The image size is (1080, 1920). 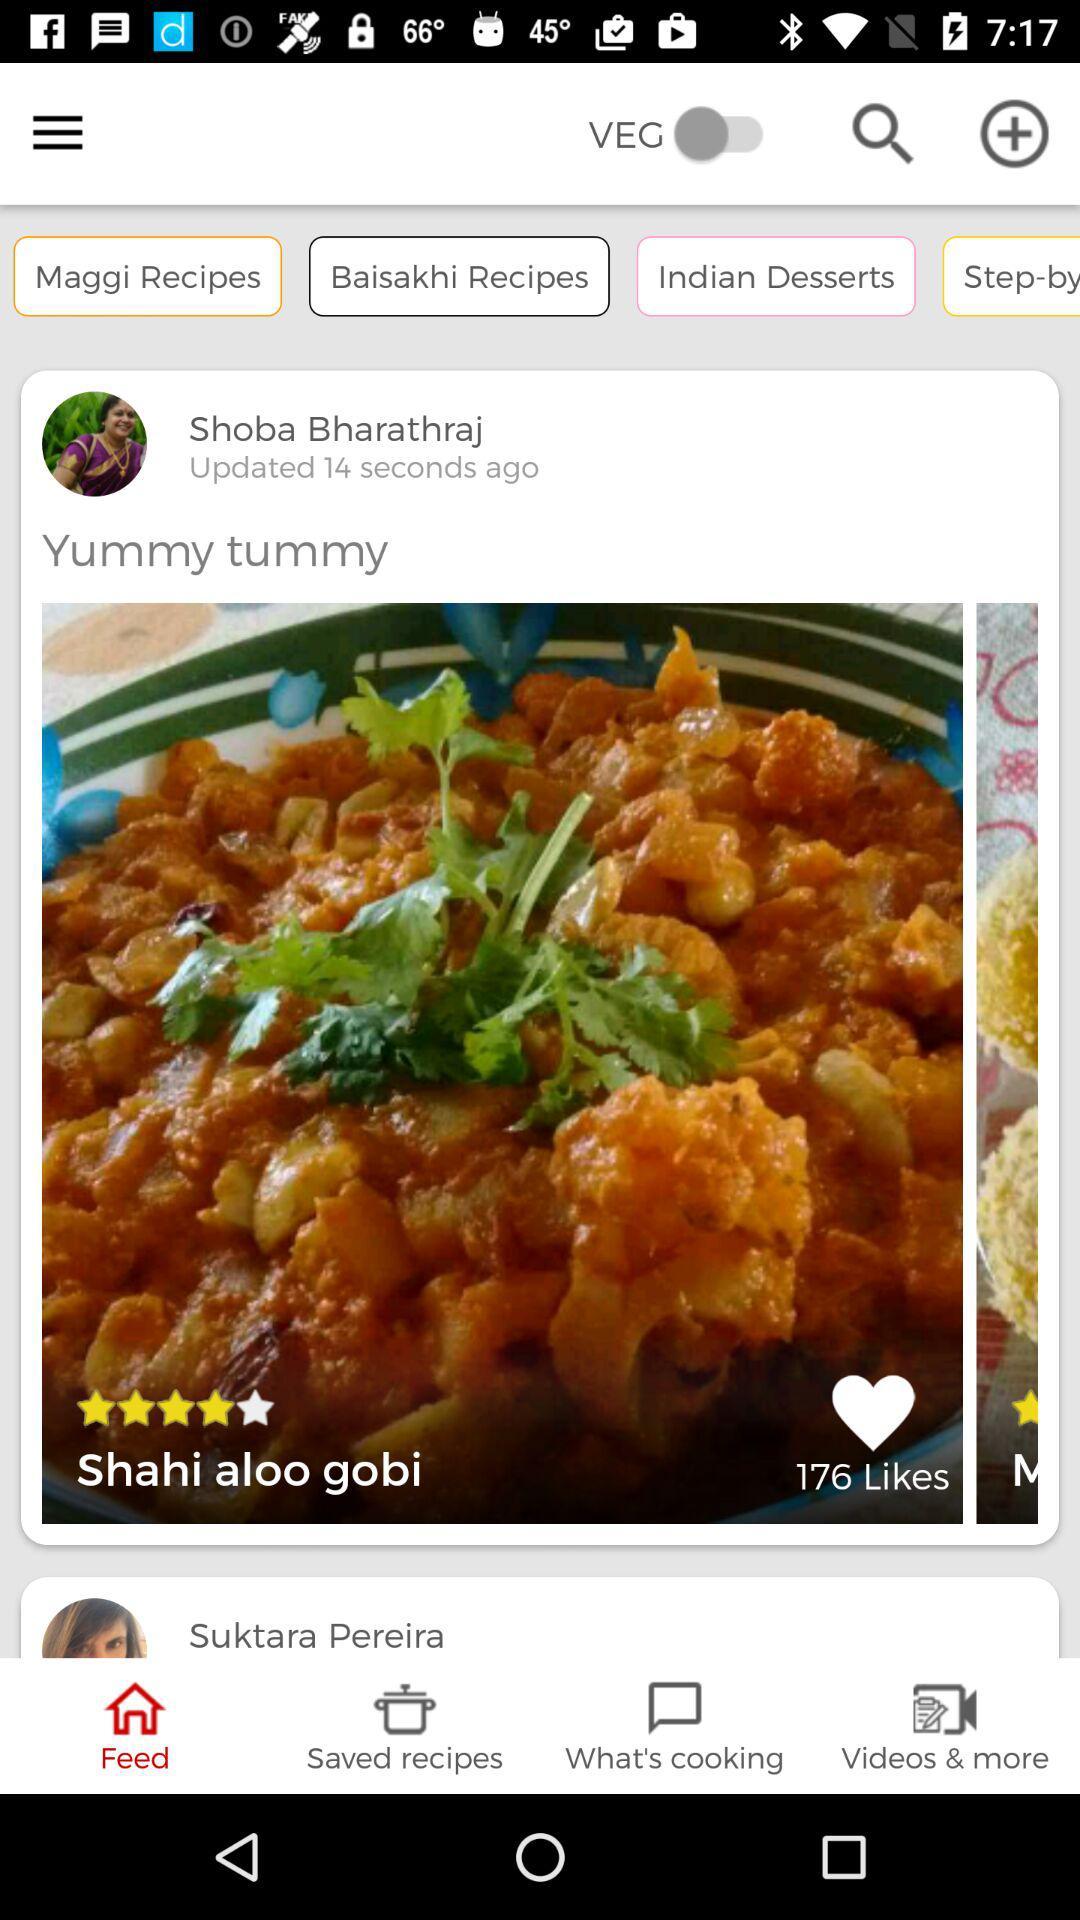 What do you see at coordinates (56, 132) in the screenshot?
I see `the item to the left of veg item` at bounding box center [56, 132].